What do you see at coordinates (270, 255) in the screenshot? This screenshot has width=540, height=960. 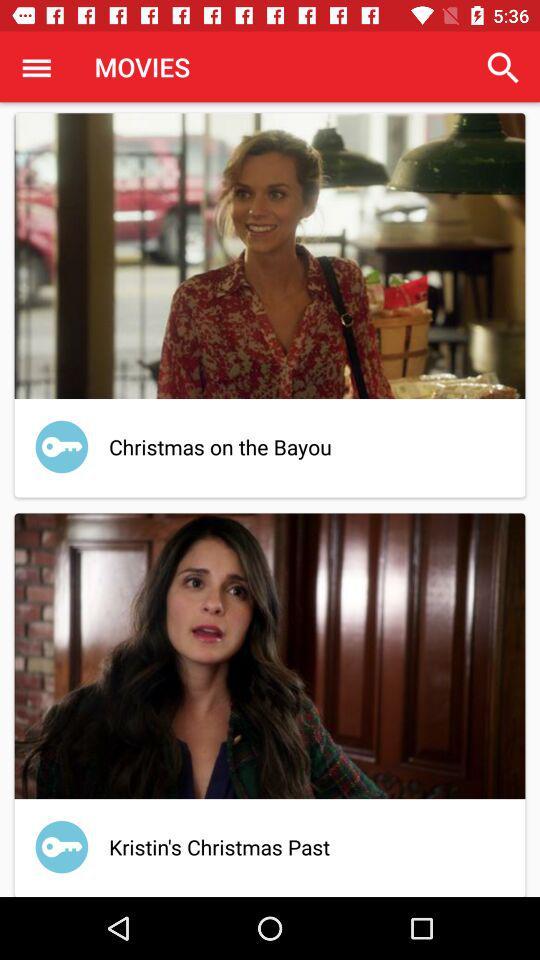 I see `the first image on the web page` at bounding box center [270, 255].